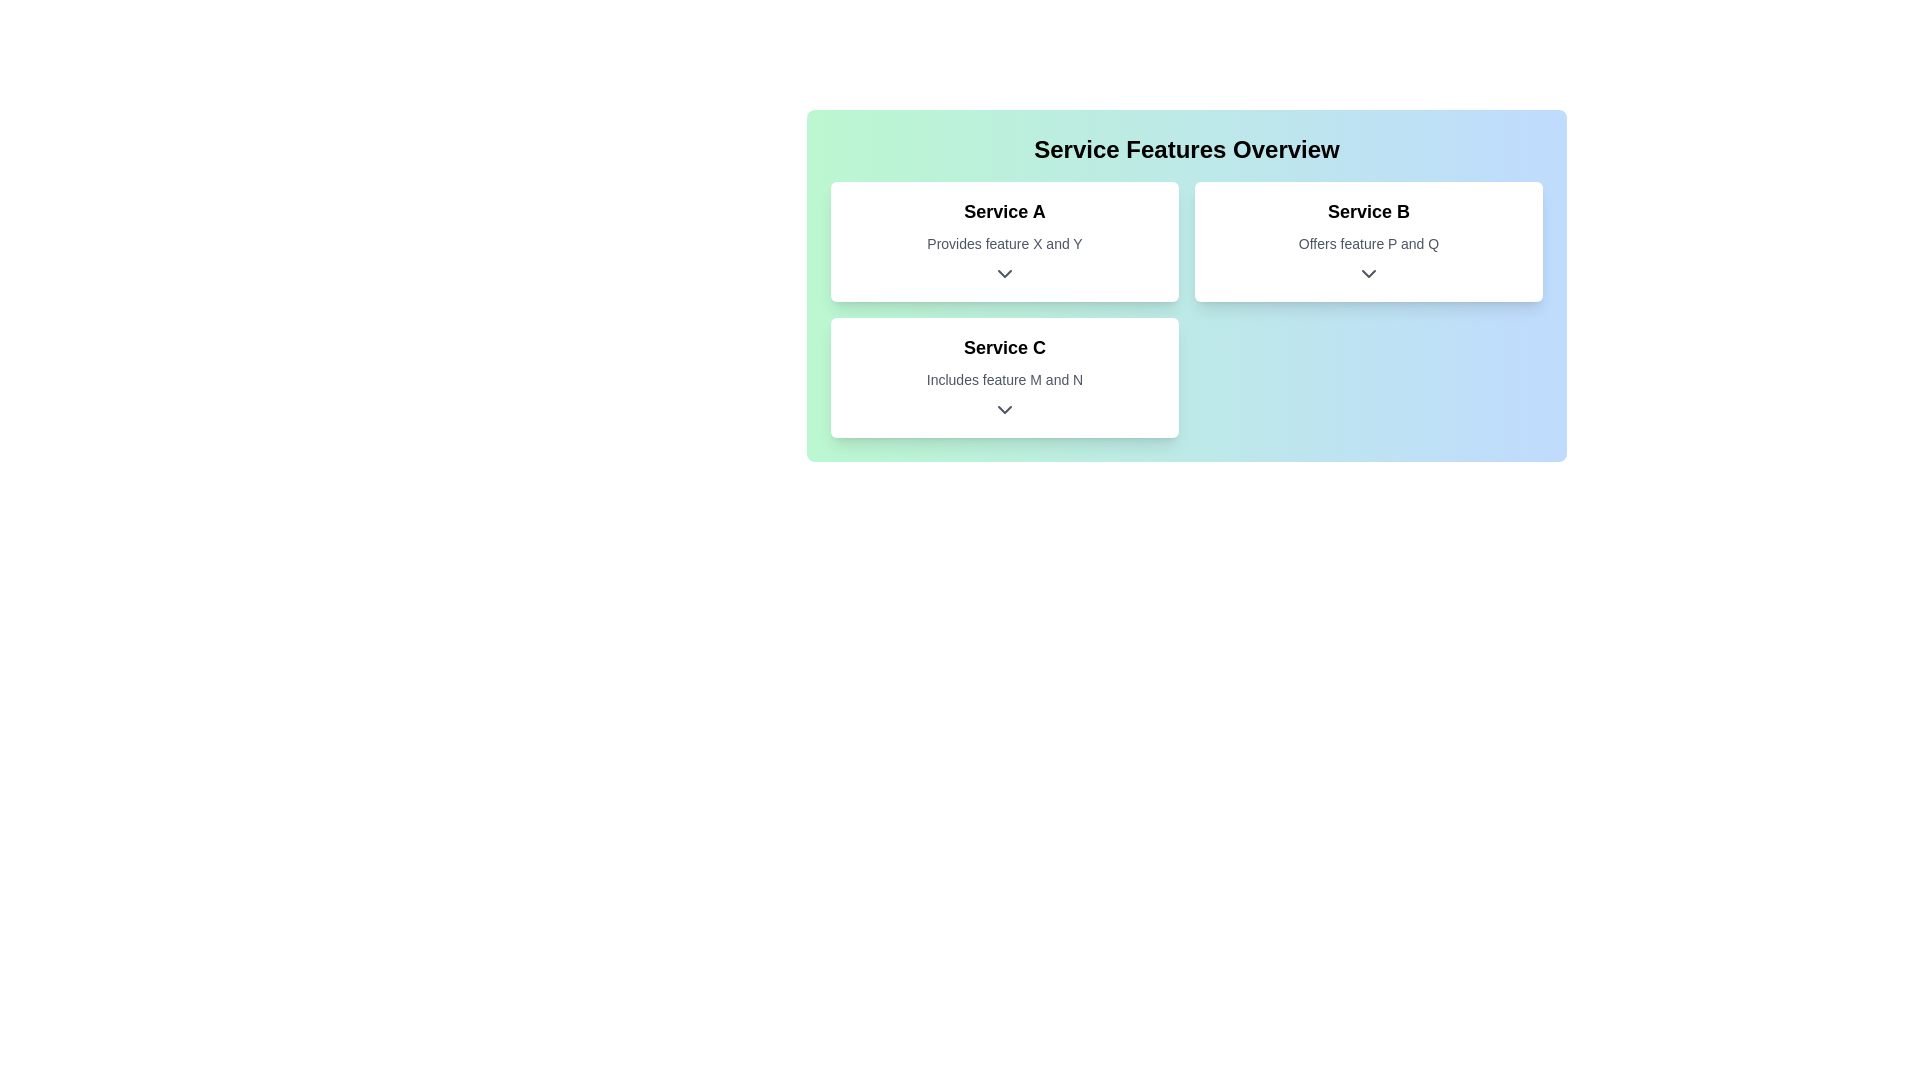 The image size is (1920, 1080). I want to click on the downward-pointing chevron icon located beneath the text 'Provides feature X and Y' in the 'Service A' block, so click(1004, 273).